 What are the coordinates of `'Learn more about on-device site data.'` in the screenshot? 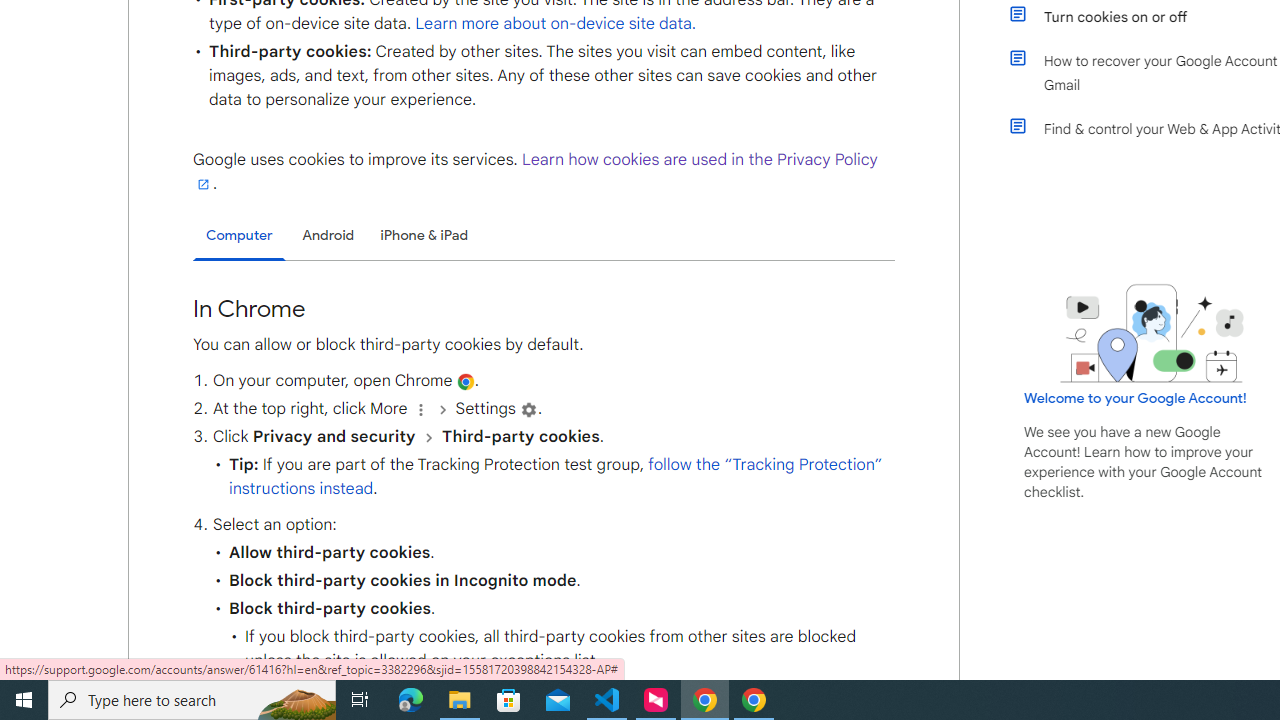 It's located at (556, 23).